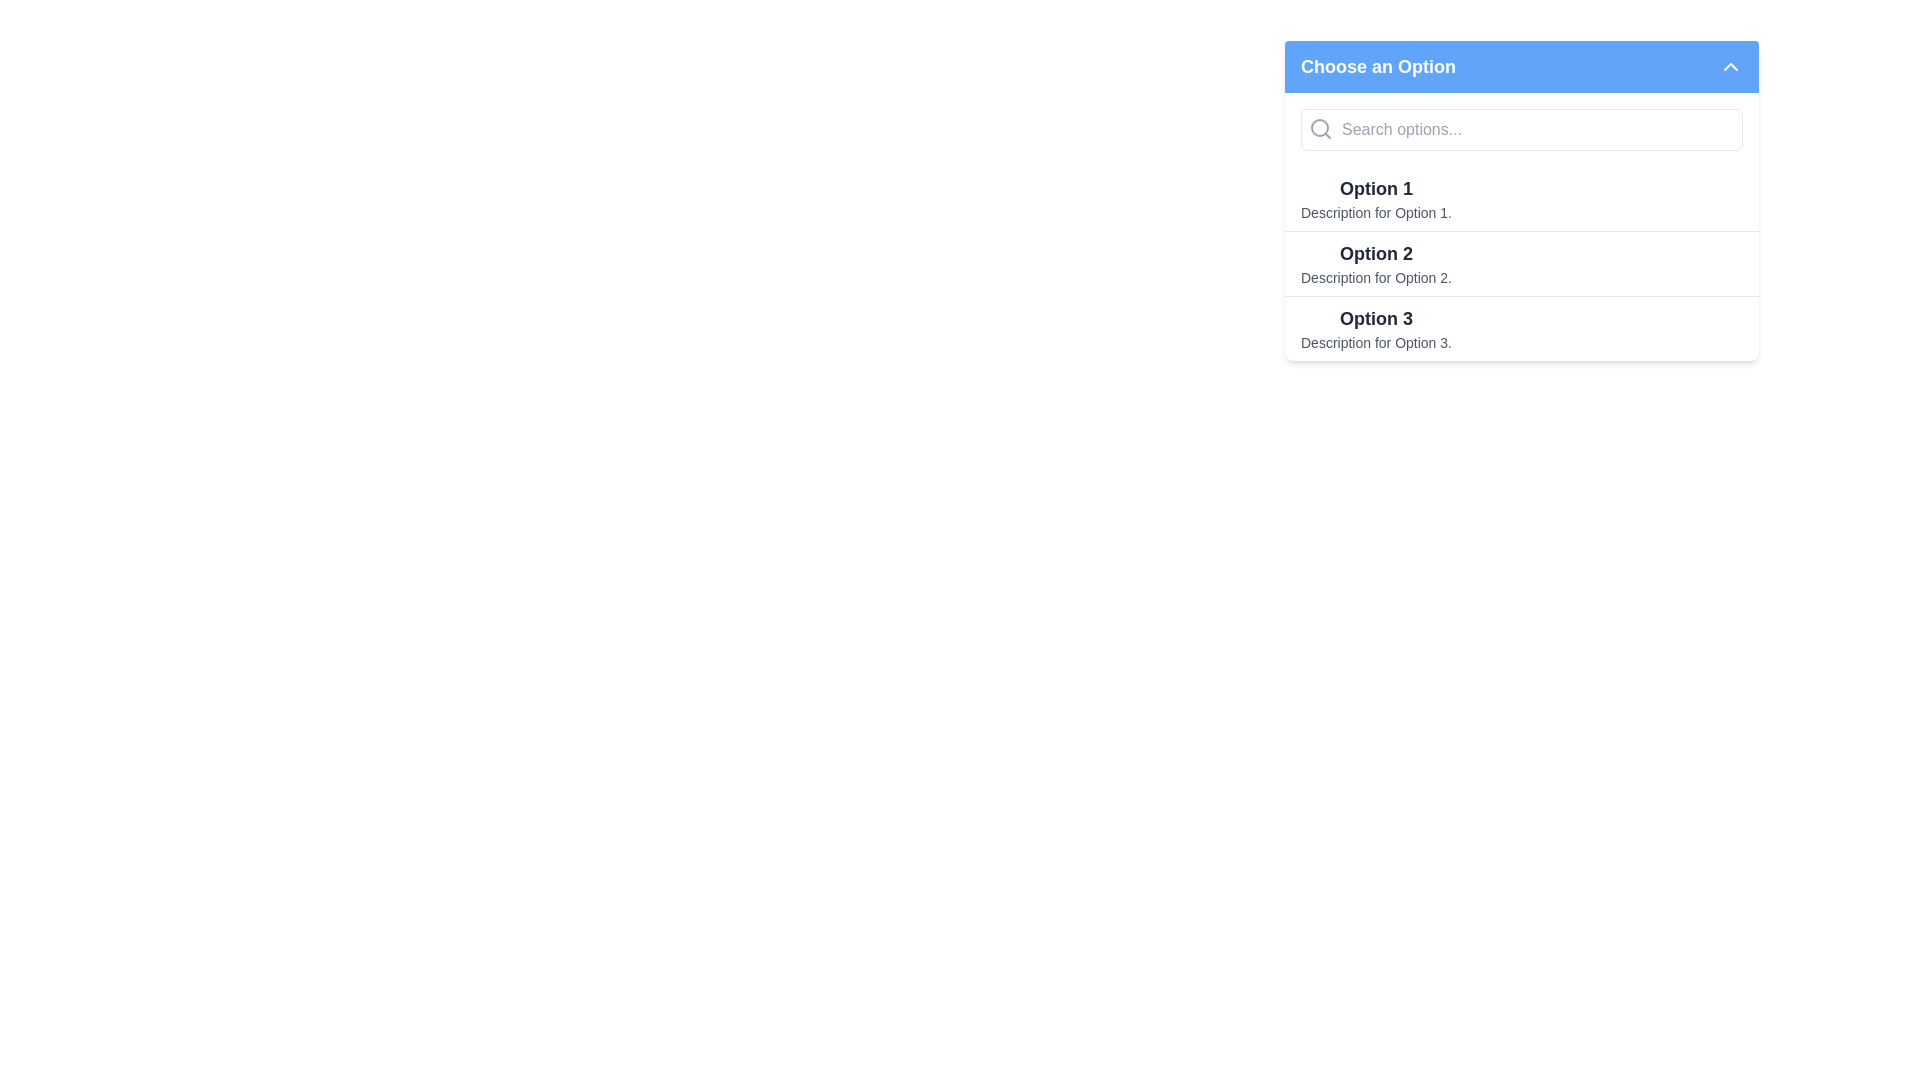 The image size is (1920, 1080). Describe the element at coordinates (1375, 199) in the screenshot. I see `the first list item in the dropdown menu, which displays 'Option 1' in bold and larger font` at that location.